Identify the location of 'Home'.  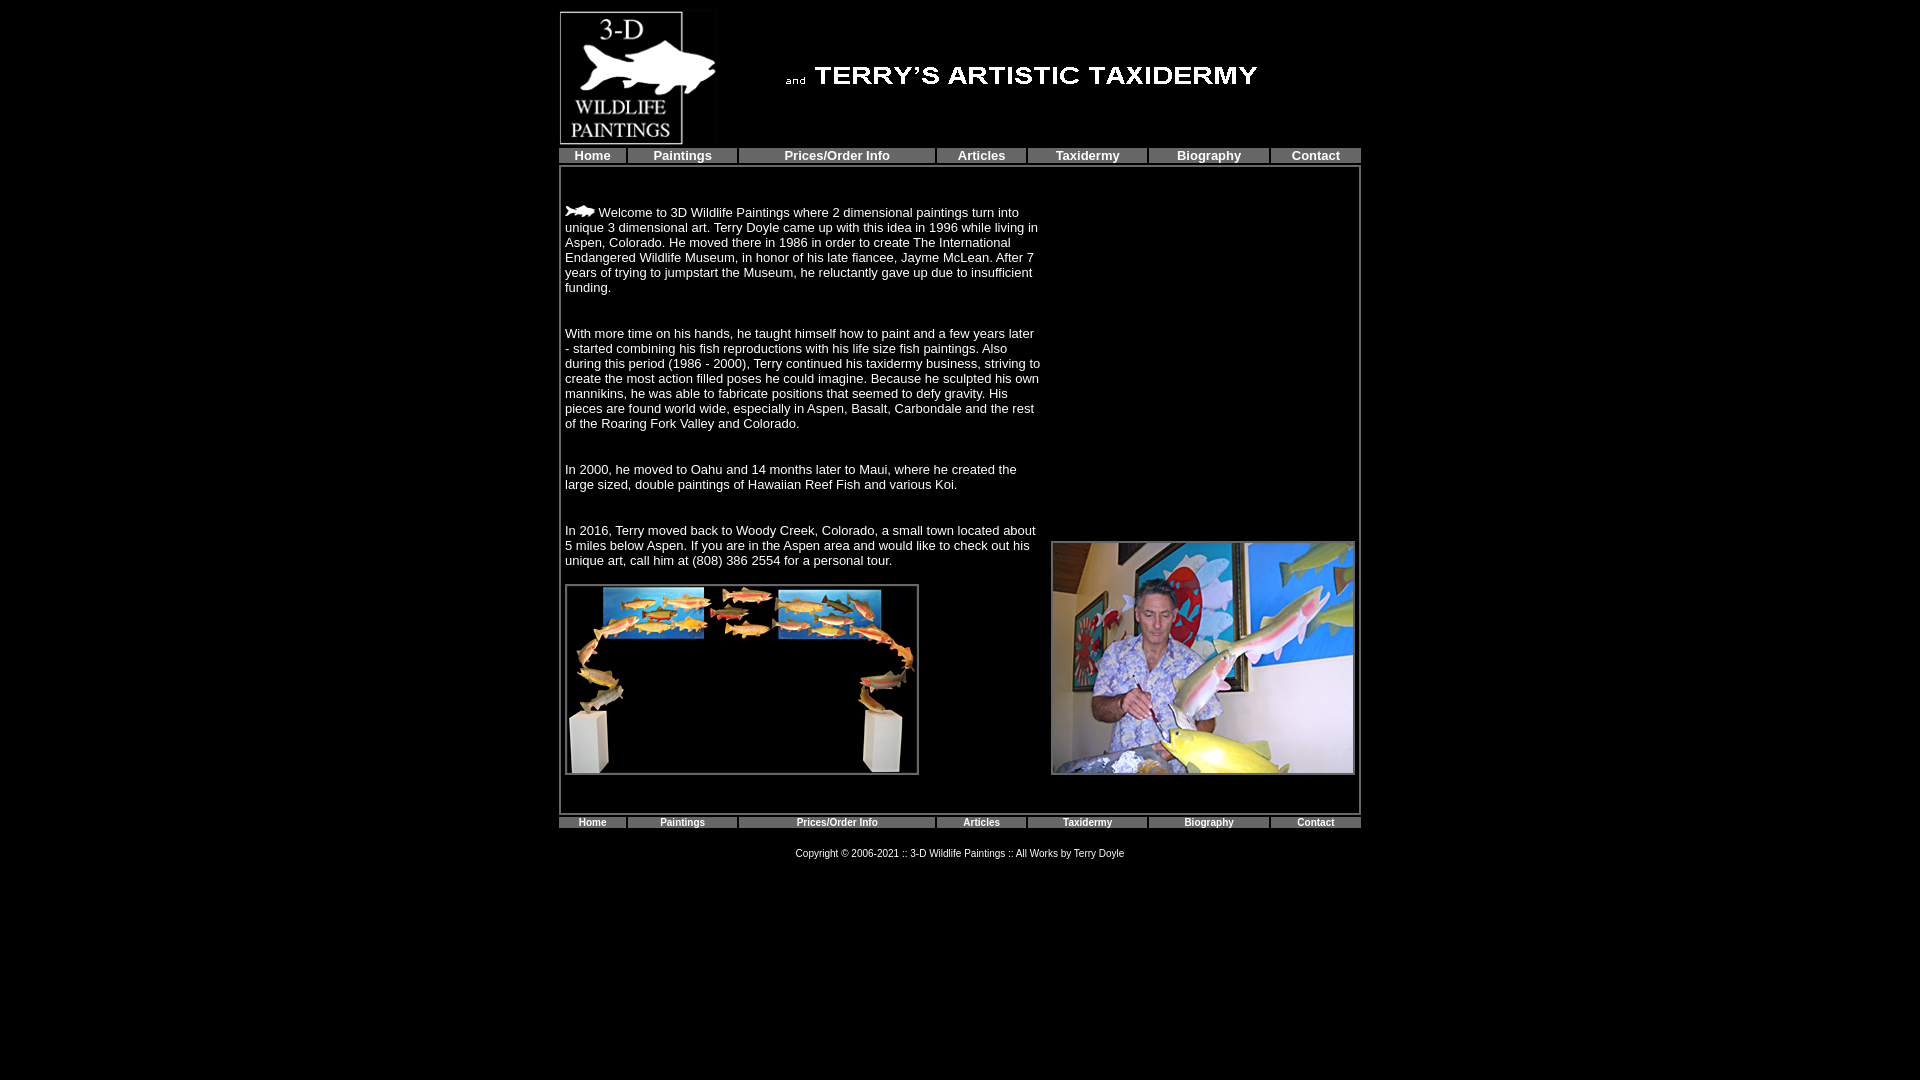
(592, 153).